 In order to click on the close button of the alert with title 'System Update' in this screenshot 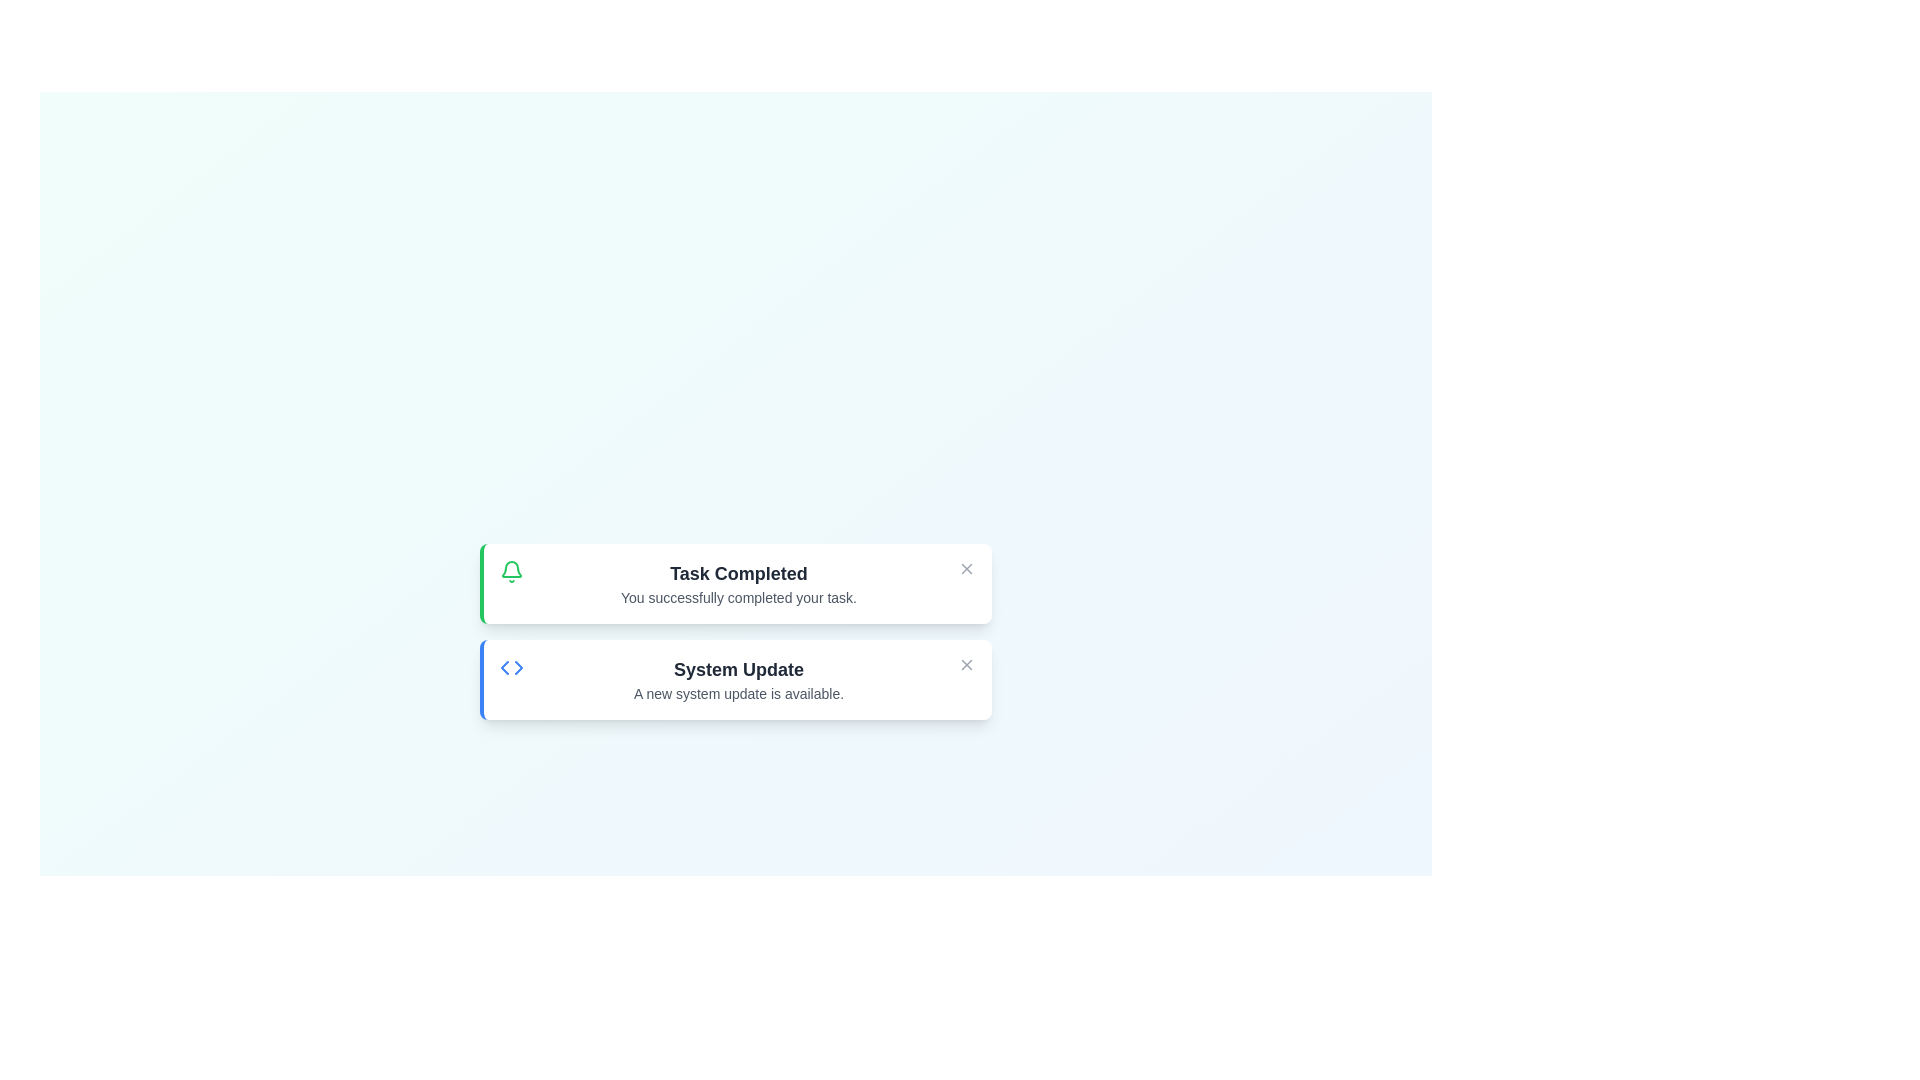, I will do `click(966, 664)`.